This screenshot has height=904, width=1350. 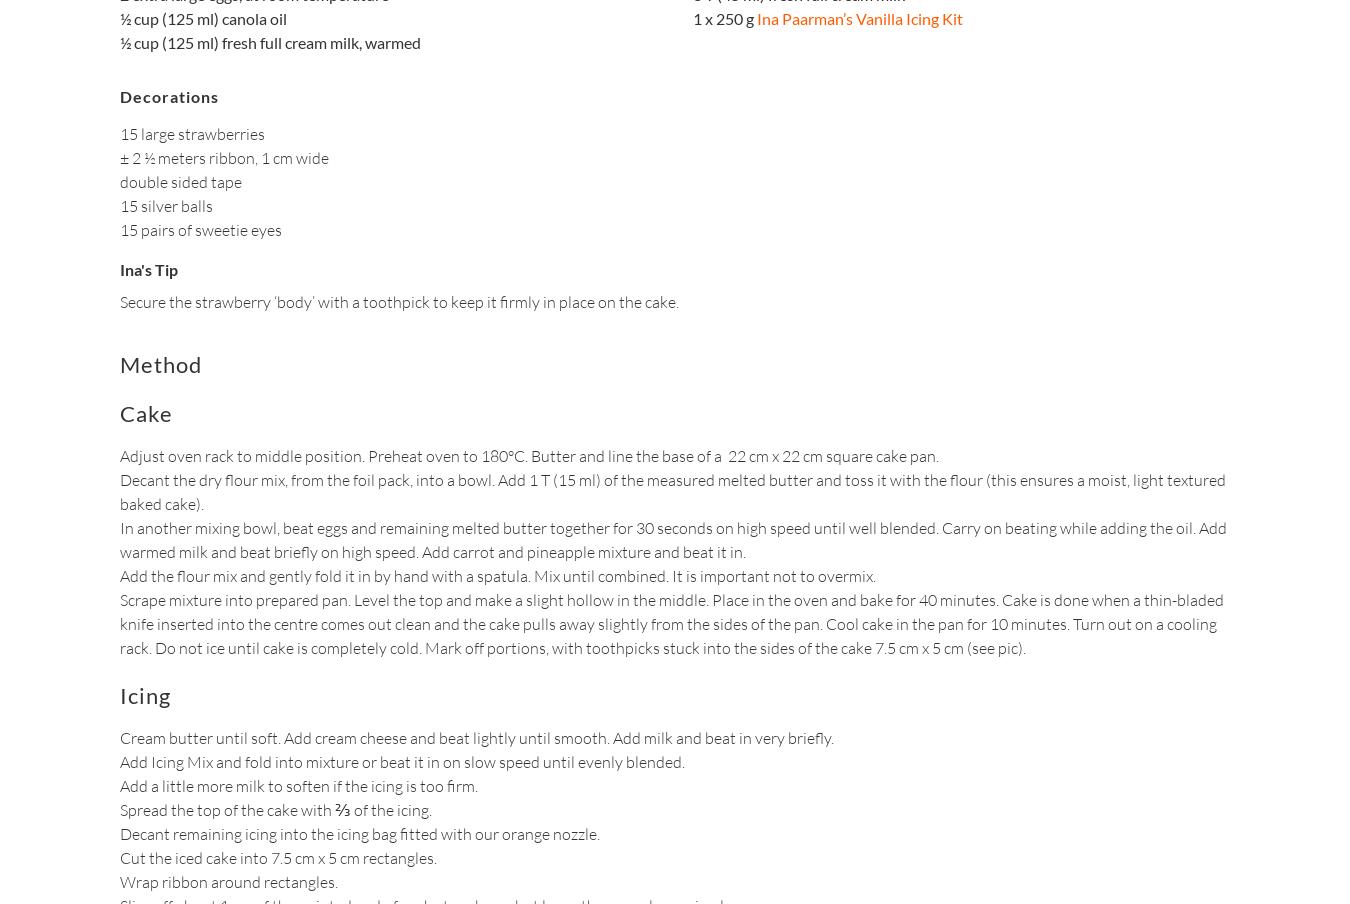 I want to click on 'Wrap ribbon around rectangles.', so click(x=120, y=881).